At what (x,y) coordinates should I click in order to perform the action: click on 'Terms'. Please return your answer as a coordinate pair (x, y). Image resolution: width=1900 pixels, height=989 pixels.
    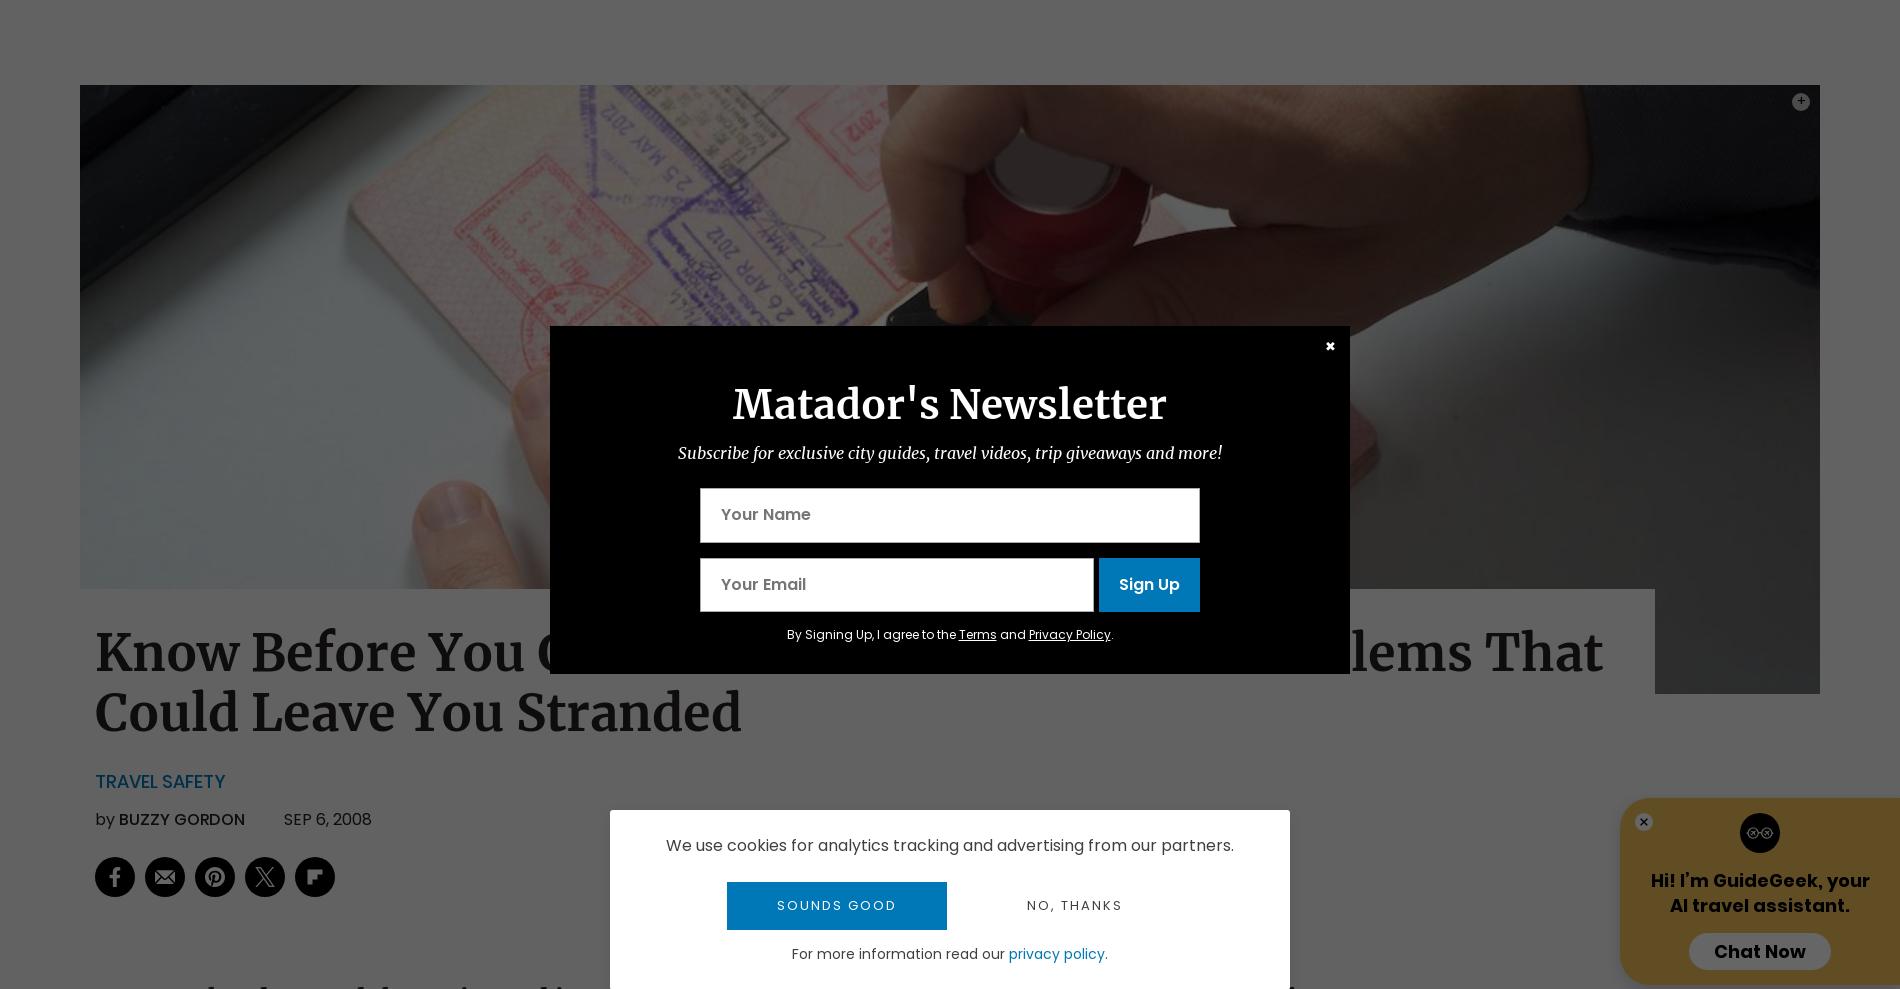
    Looking at the image, I should click on (957, 634).